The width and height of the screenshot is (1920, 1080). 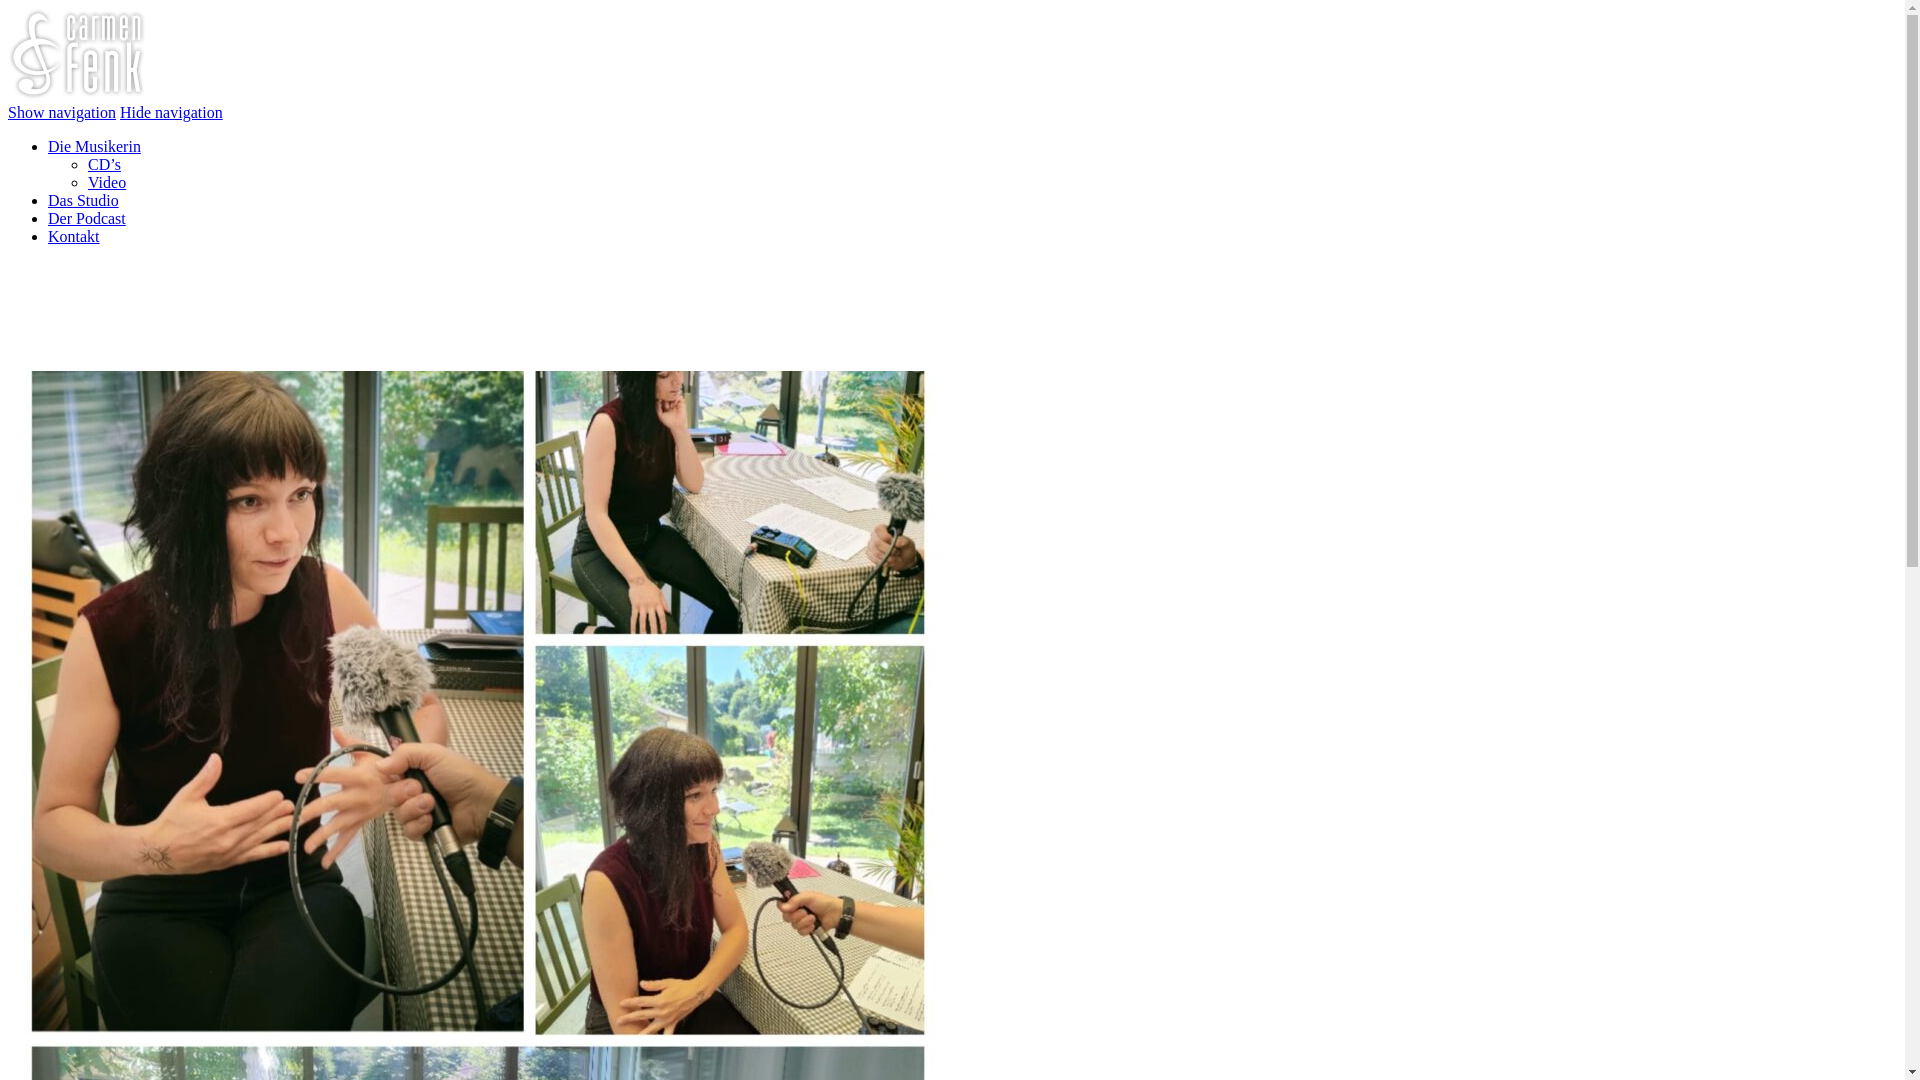 I want to click on 'Video', so click(x=105, y=182).